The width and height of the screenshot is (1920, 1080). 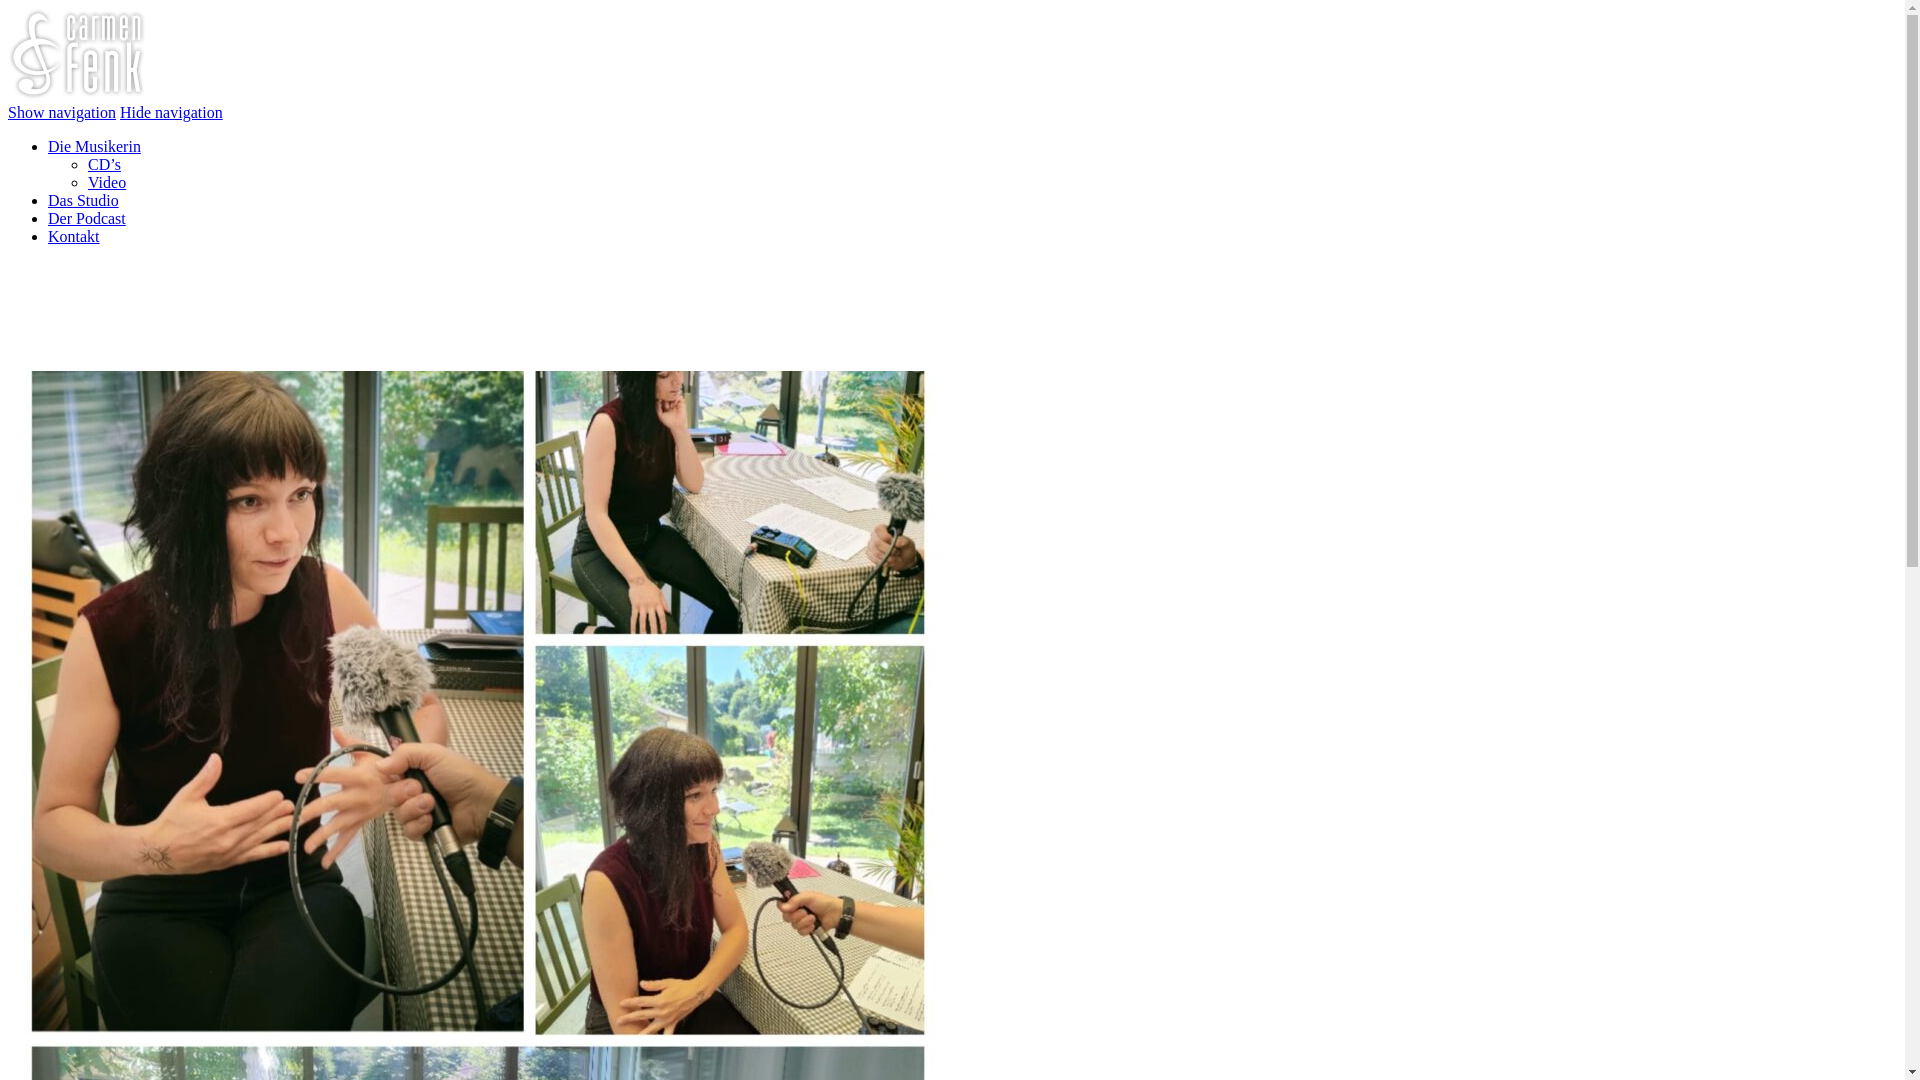 I want to click on 'Video', so click(x=105, y=182).